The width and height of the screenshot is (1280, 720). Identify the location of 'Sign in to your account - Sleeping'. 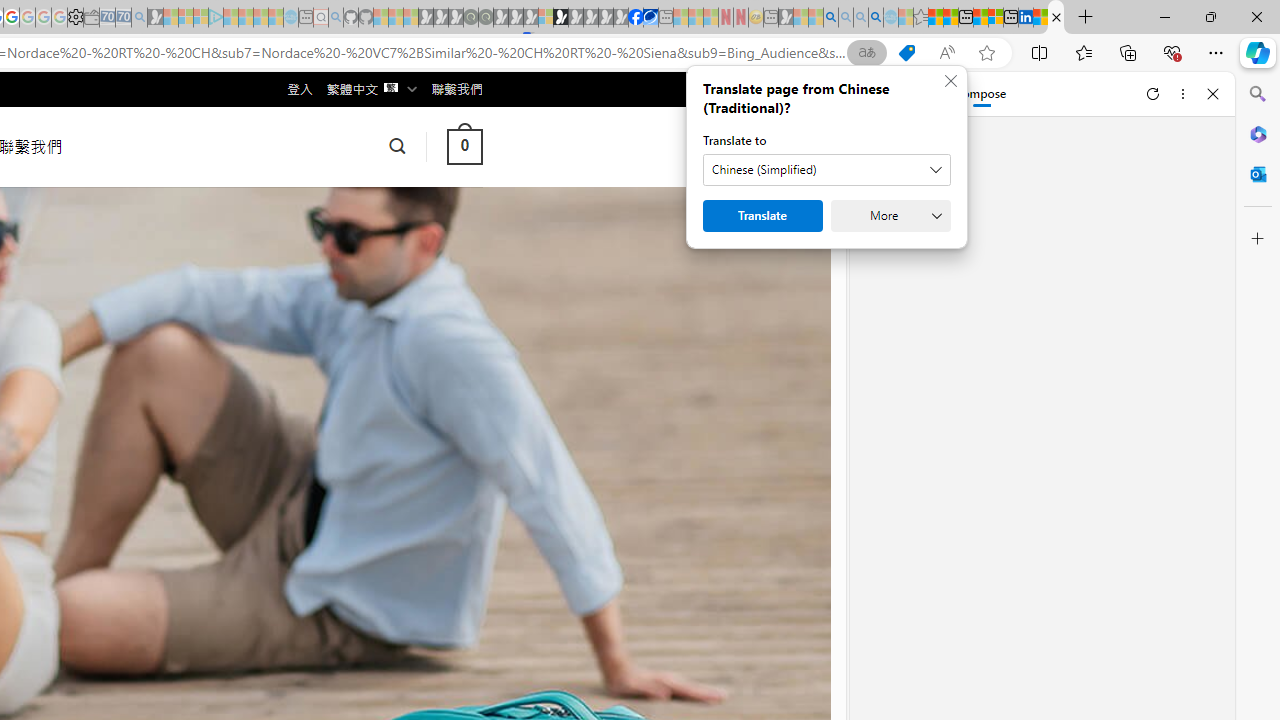
(545, 17).